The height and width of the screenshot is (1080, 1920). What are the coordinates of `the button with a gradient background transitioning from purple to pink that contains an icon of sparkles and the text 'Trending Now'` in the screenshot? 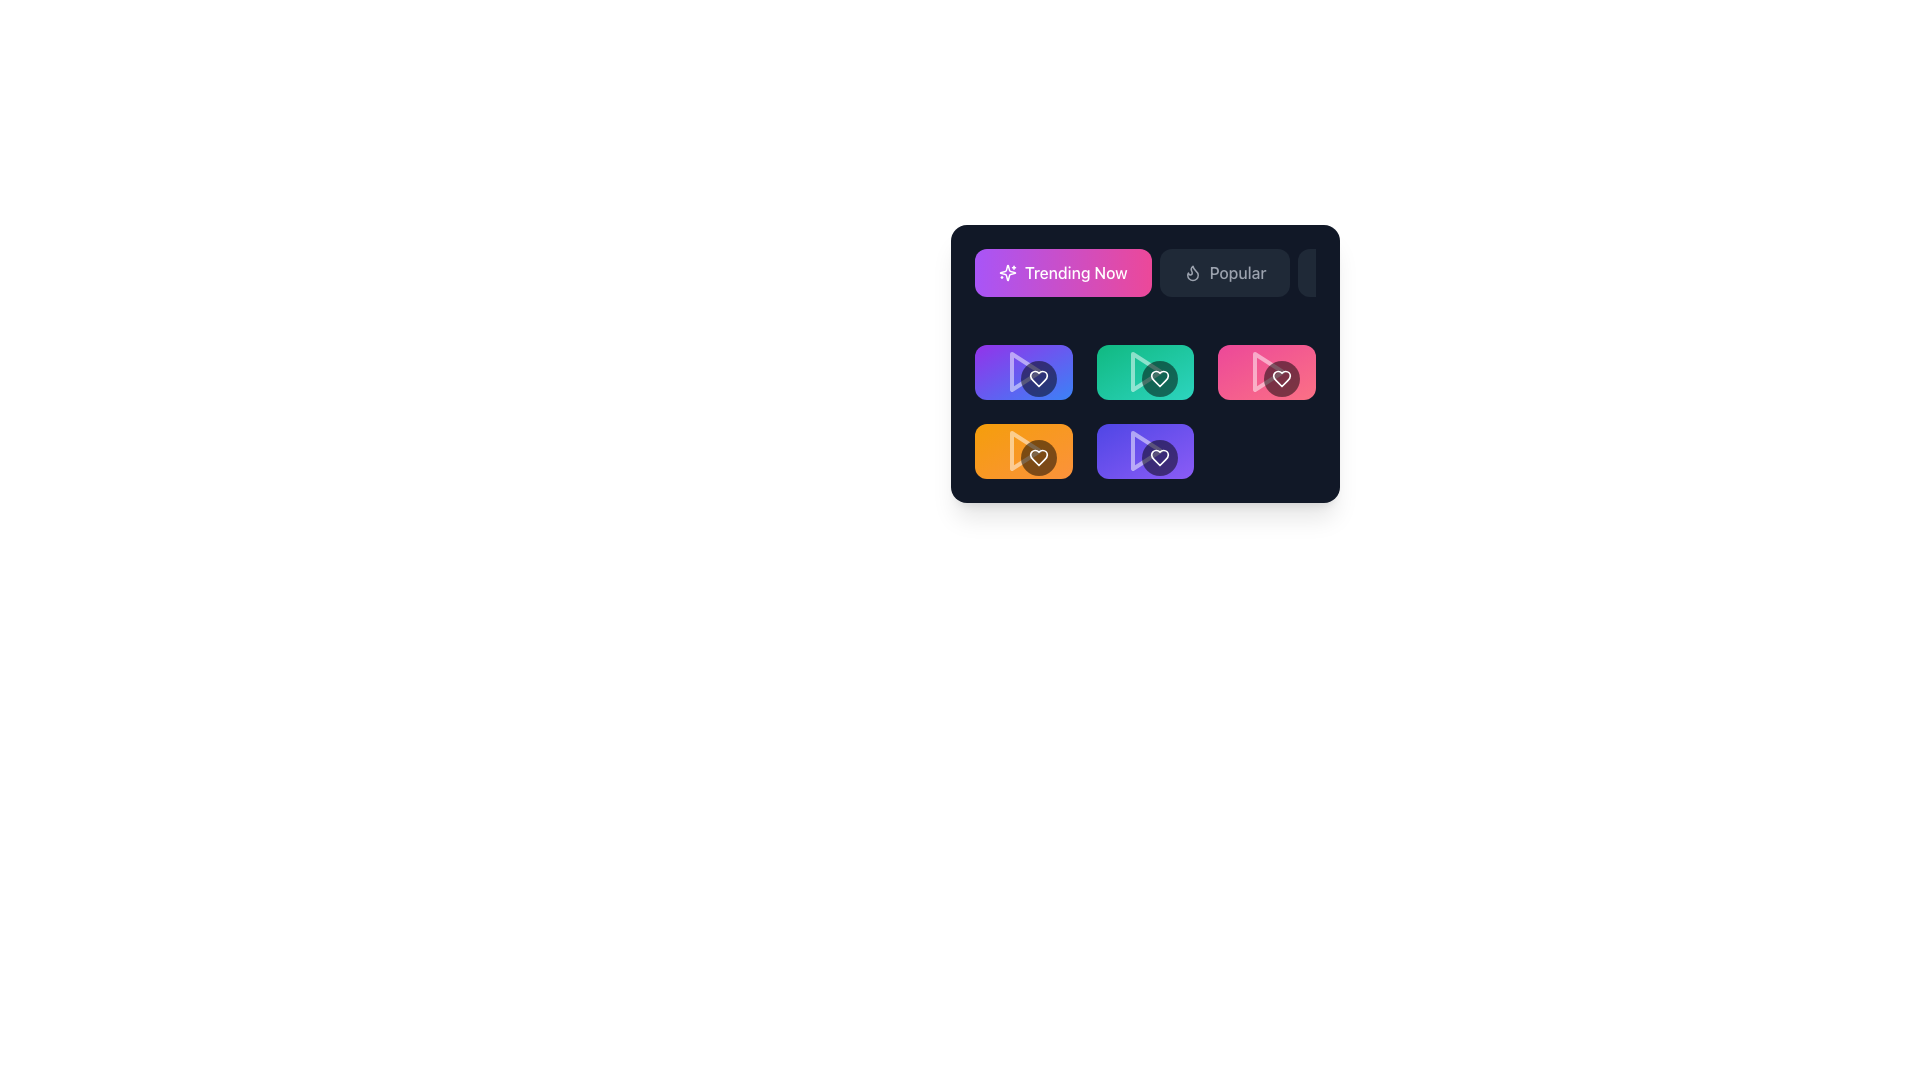 It's located at (1062, 273).